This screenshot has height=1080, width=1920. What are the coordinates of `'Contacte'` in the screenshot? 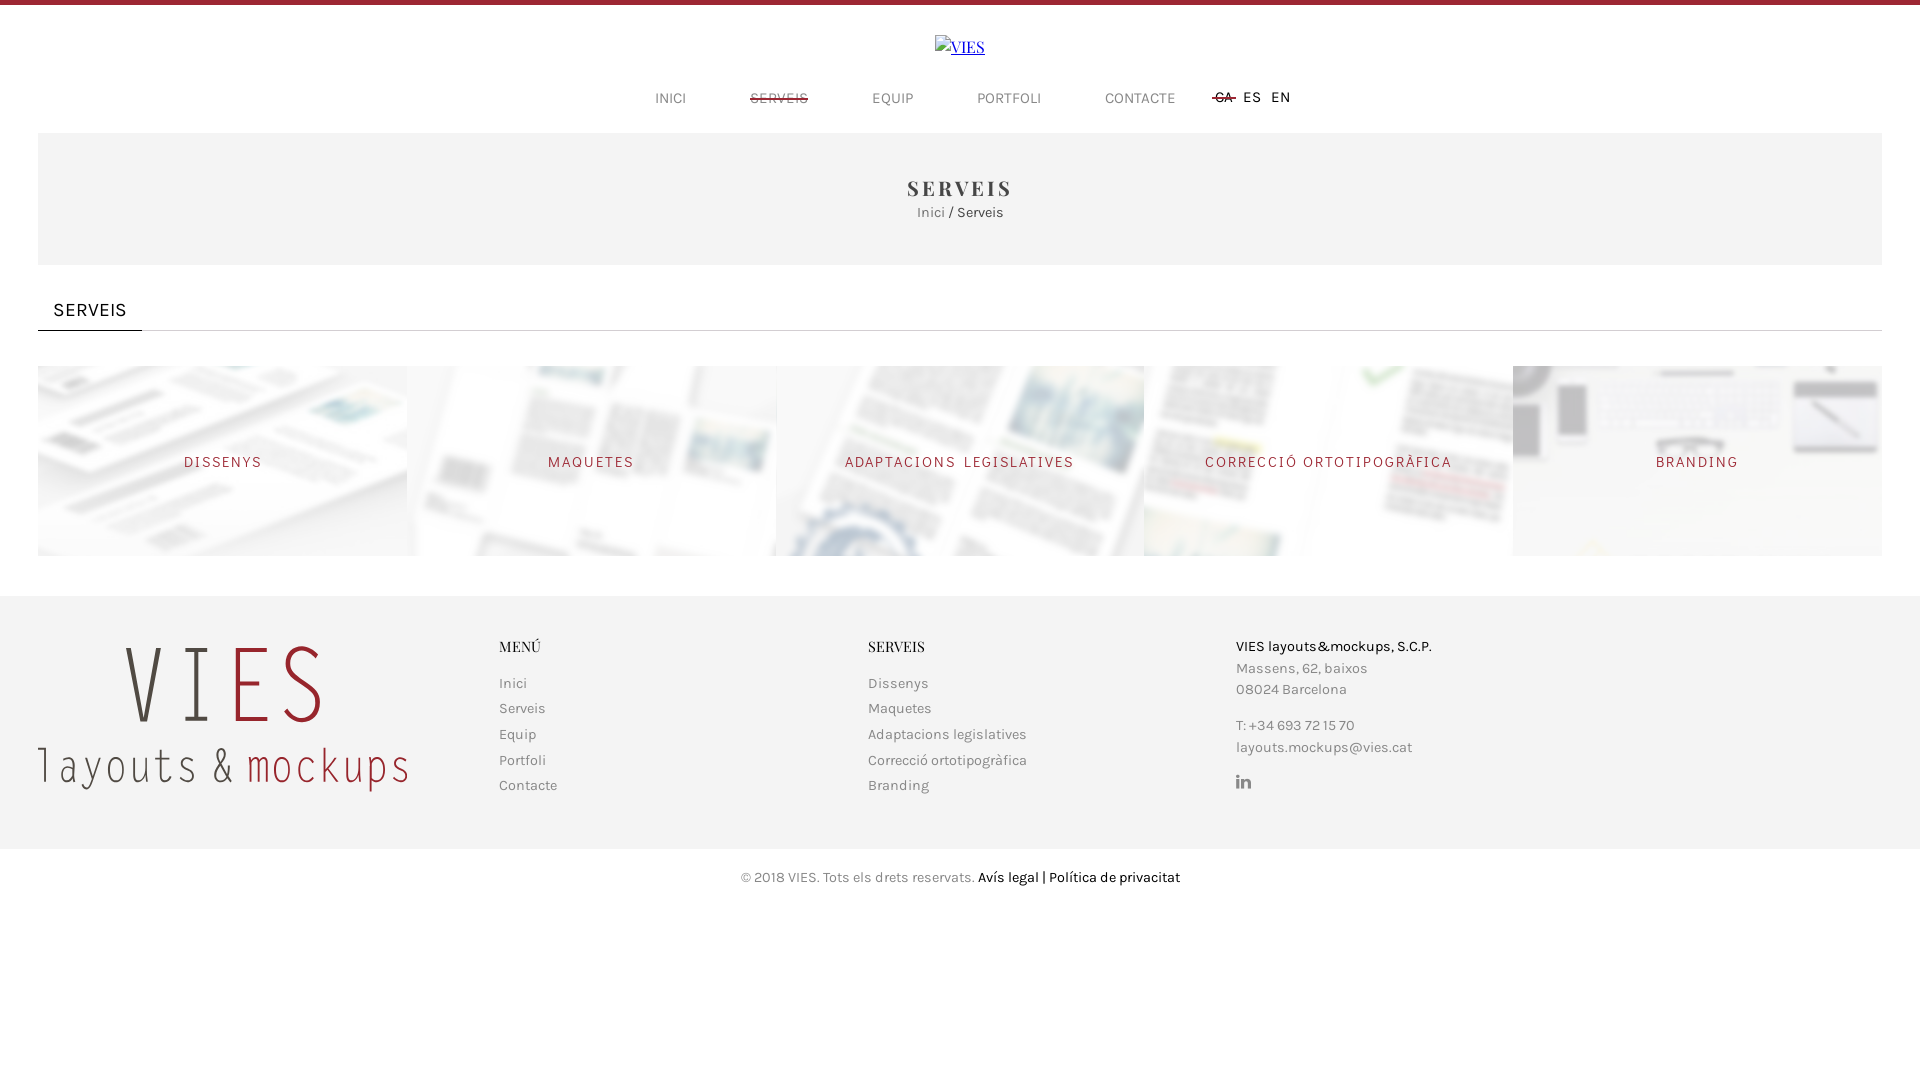 It's located at (528, 784).